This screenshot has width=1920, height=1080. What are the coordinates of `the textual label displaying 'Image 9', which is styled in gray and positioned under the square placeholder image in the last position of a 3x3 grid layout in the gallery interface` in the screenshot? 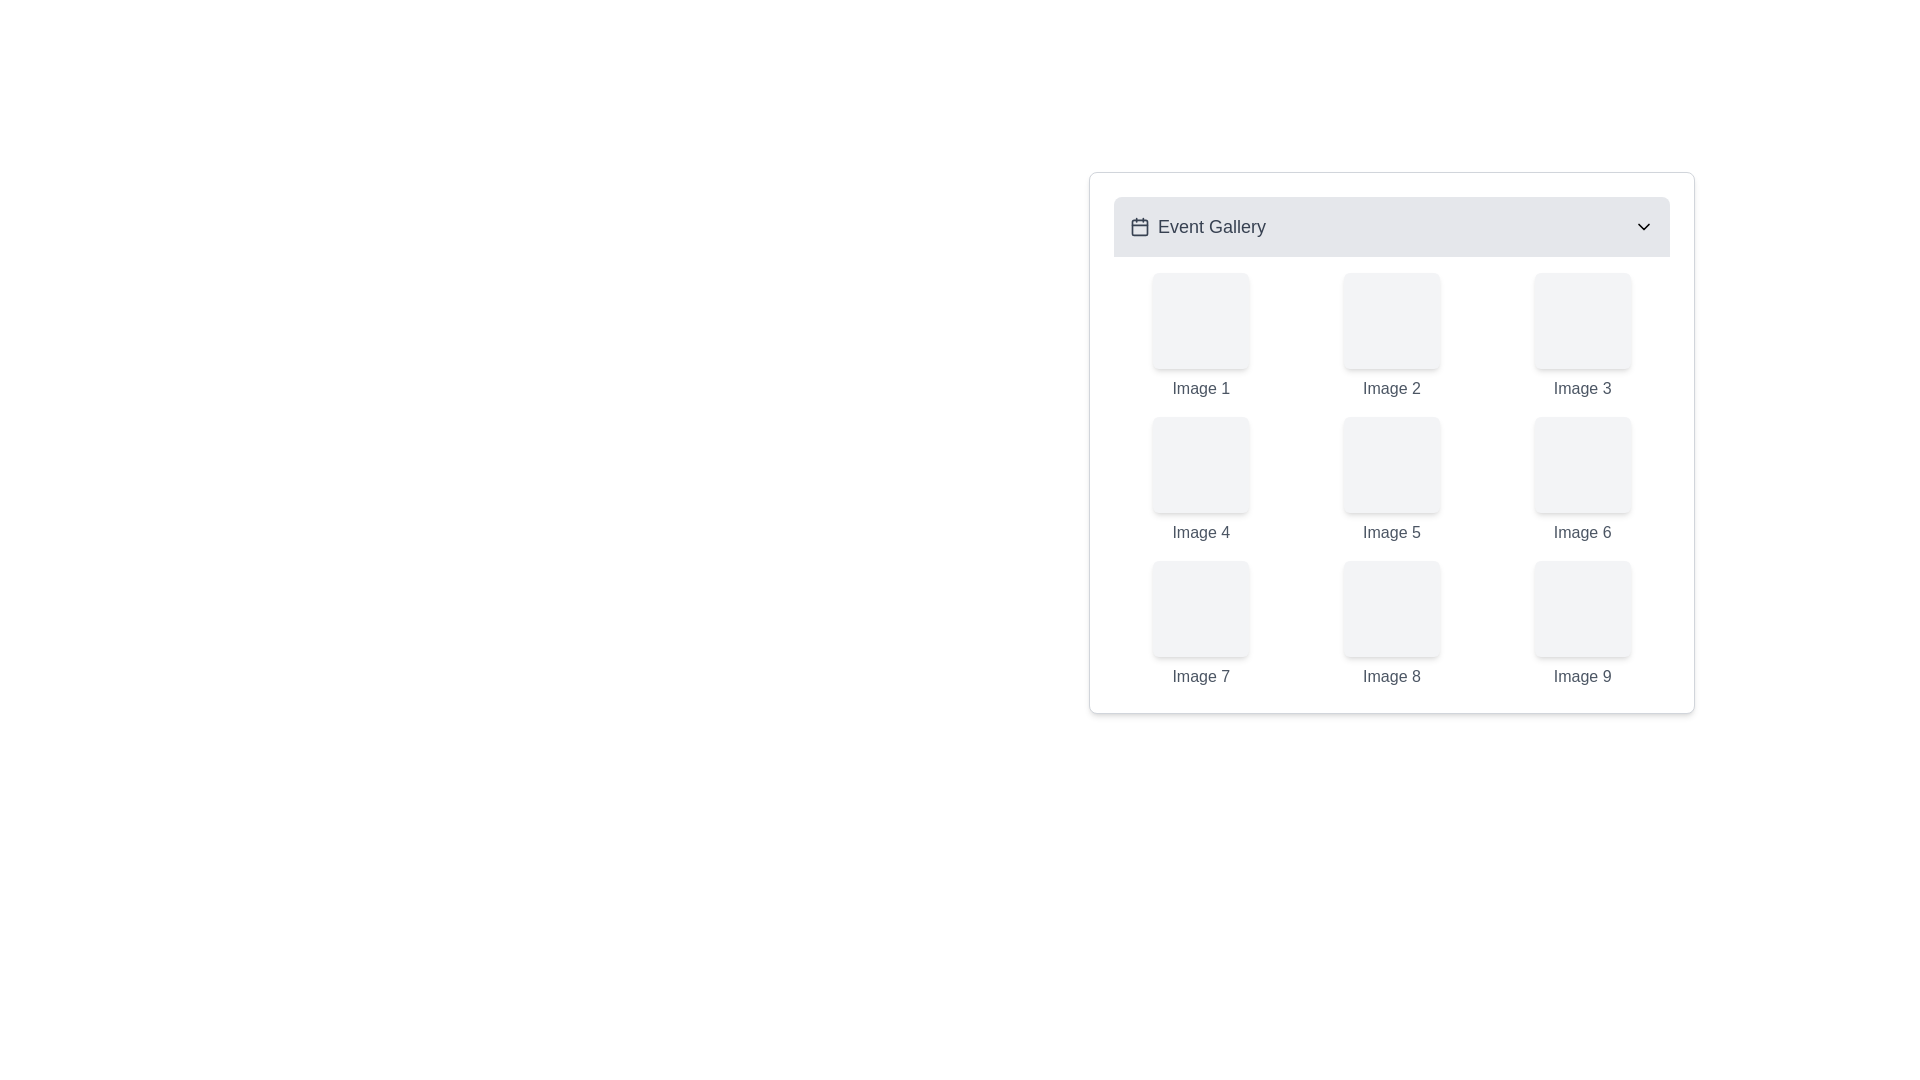 It's located at (1581, 676).